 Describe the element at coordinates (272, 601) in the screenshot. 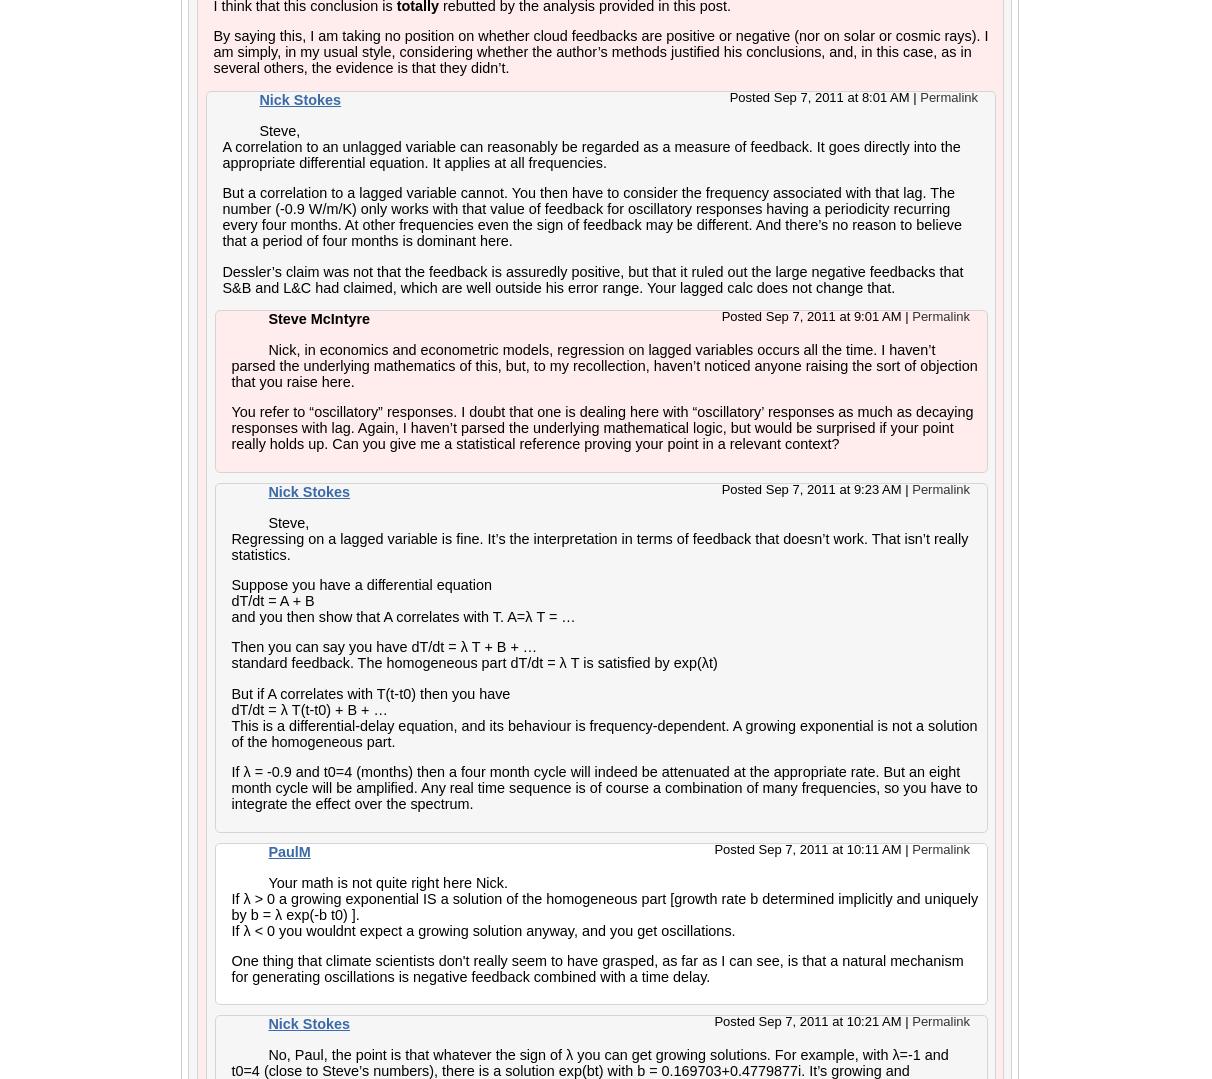

I see `'dT/dt = A + B'` at that location.